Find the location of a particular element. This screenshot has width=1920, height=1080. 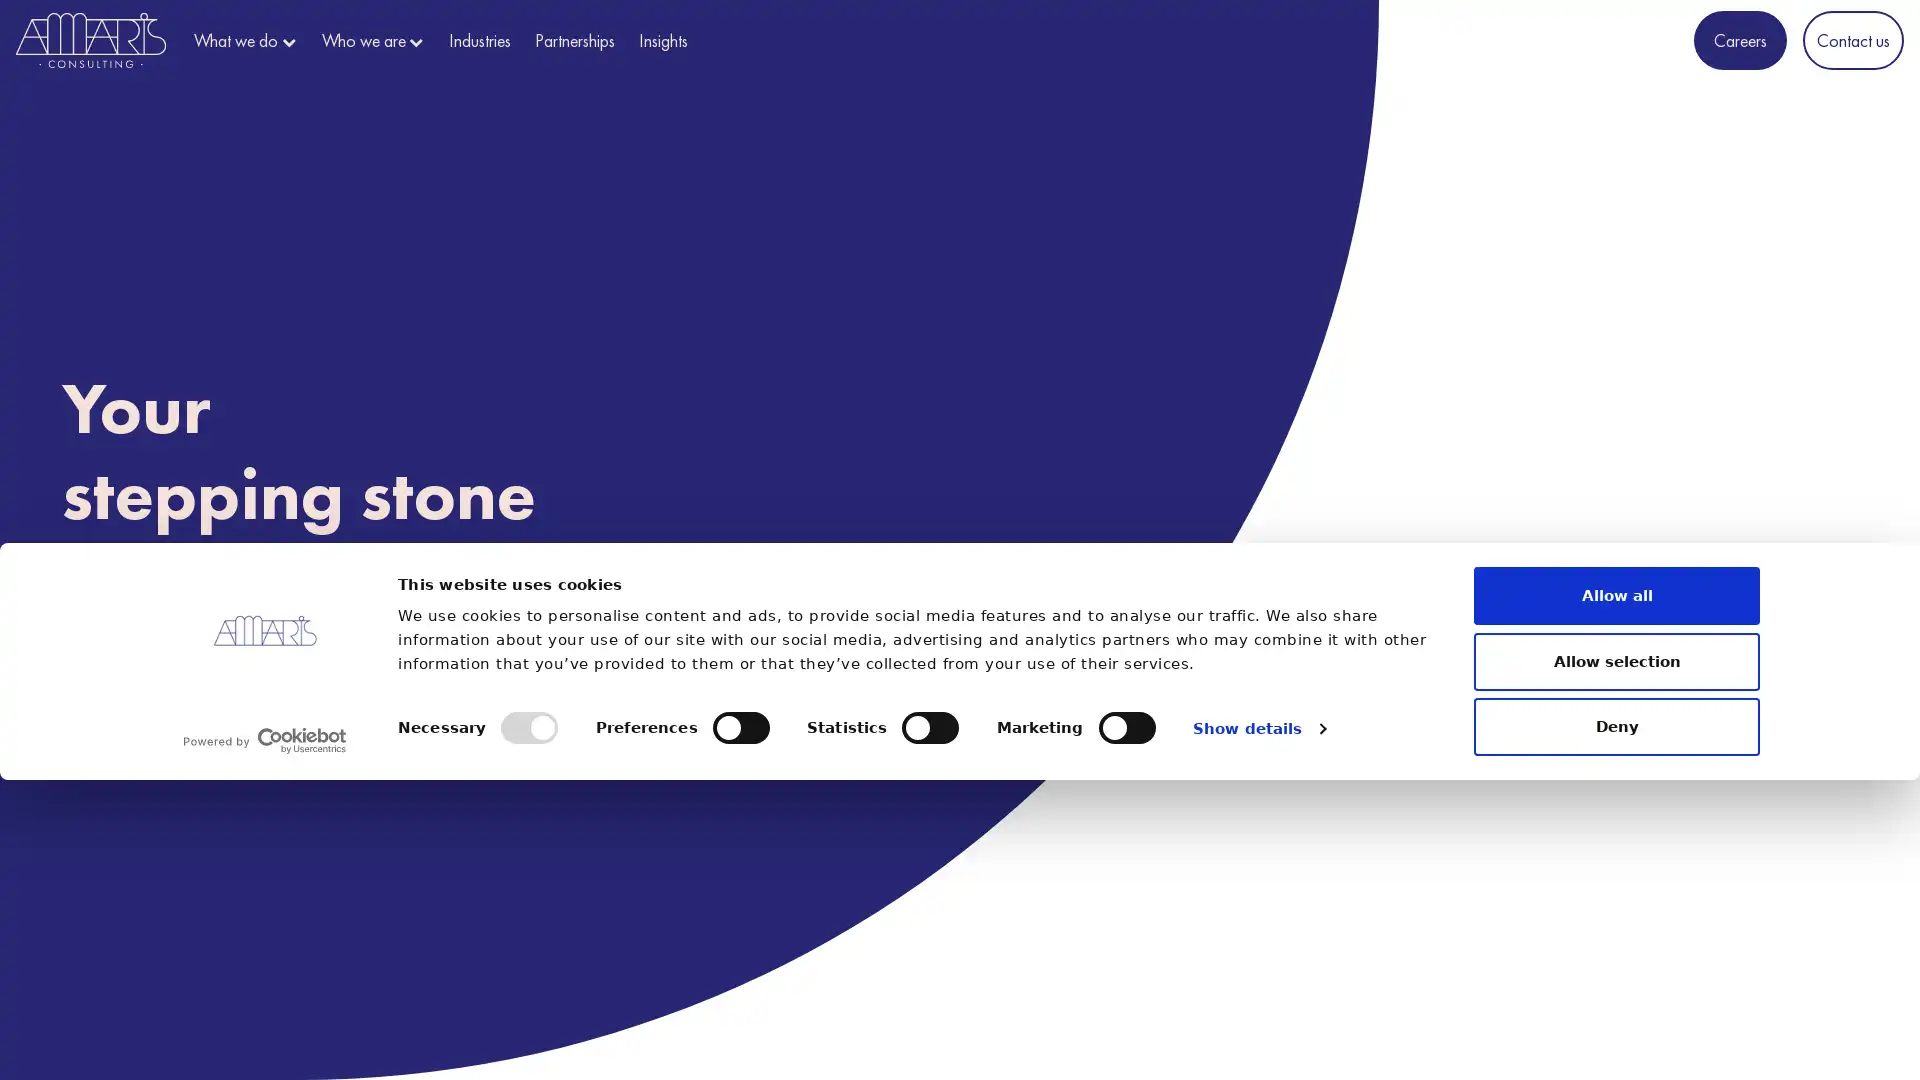

Careers is located at coordinates (1739, 40).